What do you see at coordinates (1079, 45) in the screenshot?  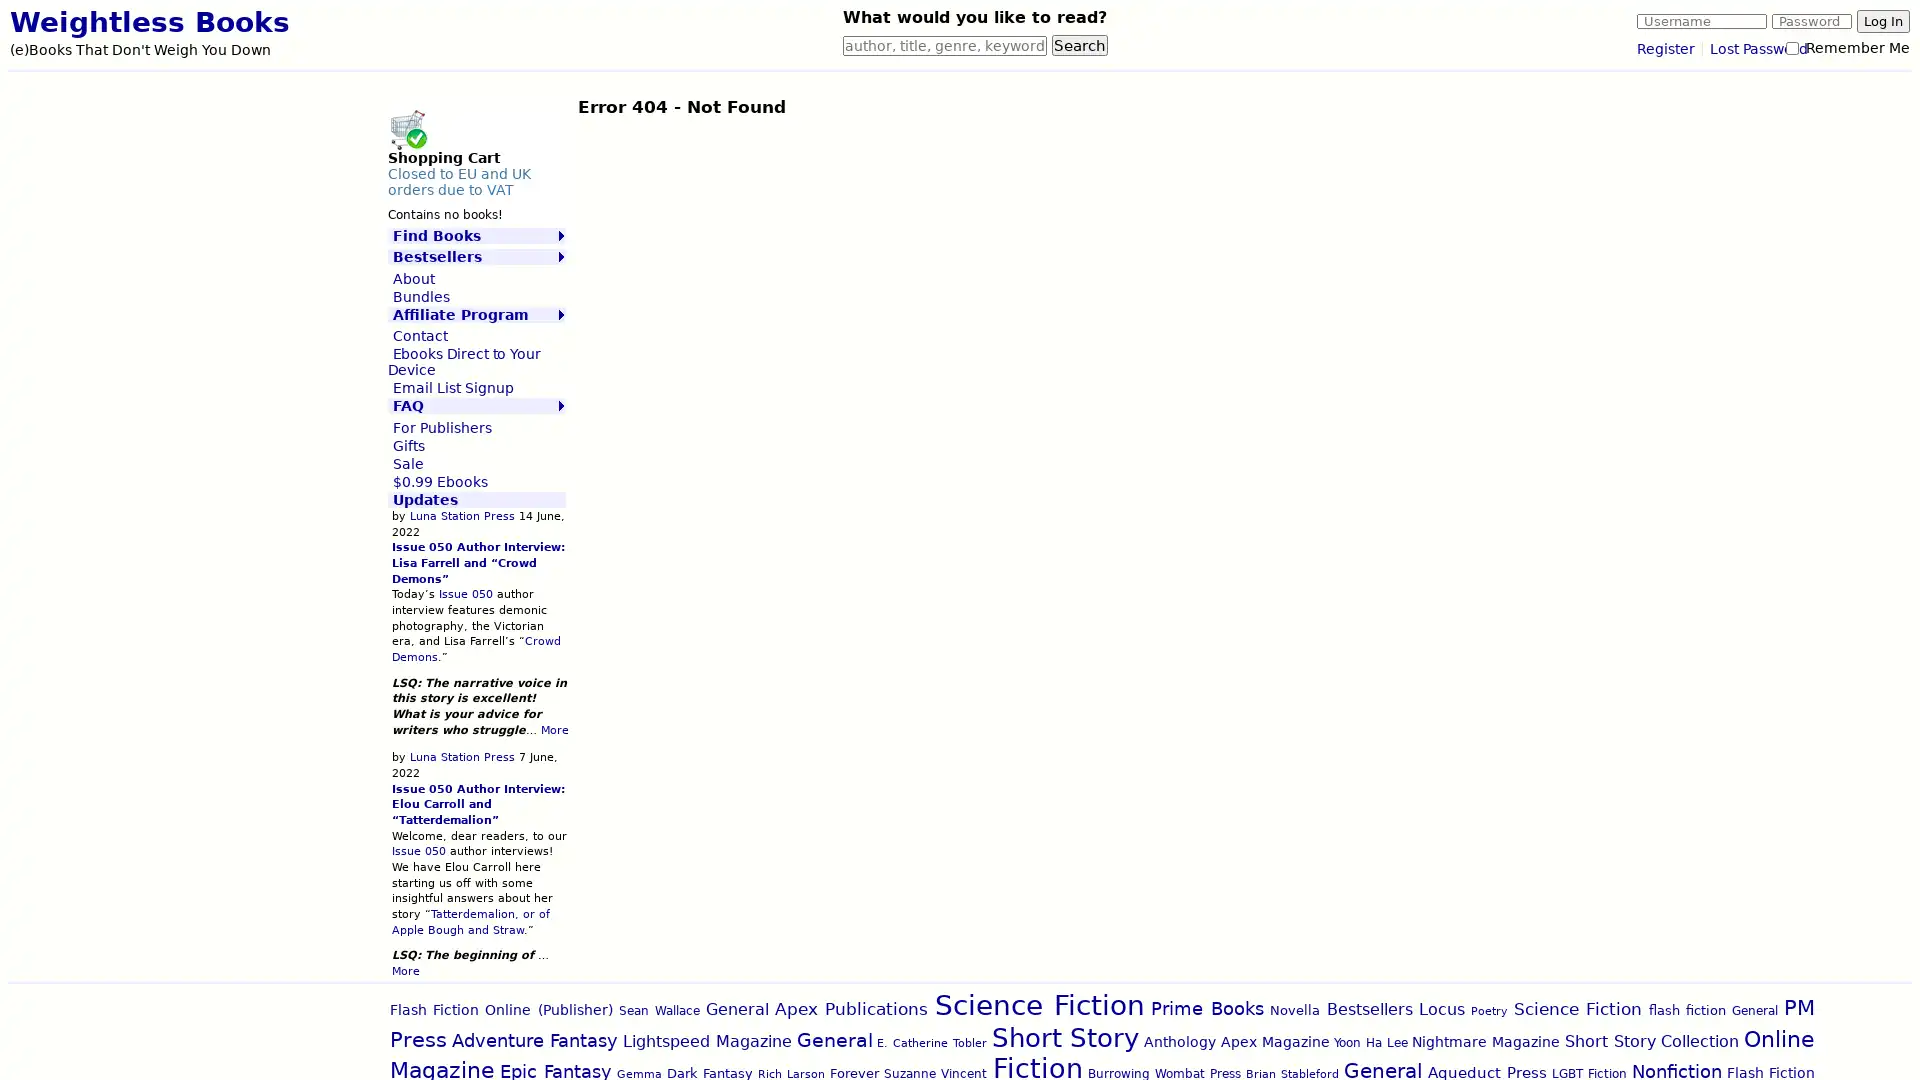 I see `Search` at bounding box center [1079, 45].